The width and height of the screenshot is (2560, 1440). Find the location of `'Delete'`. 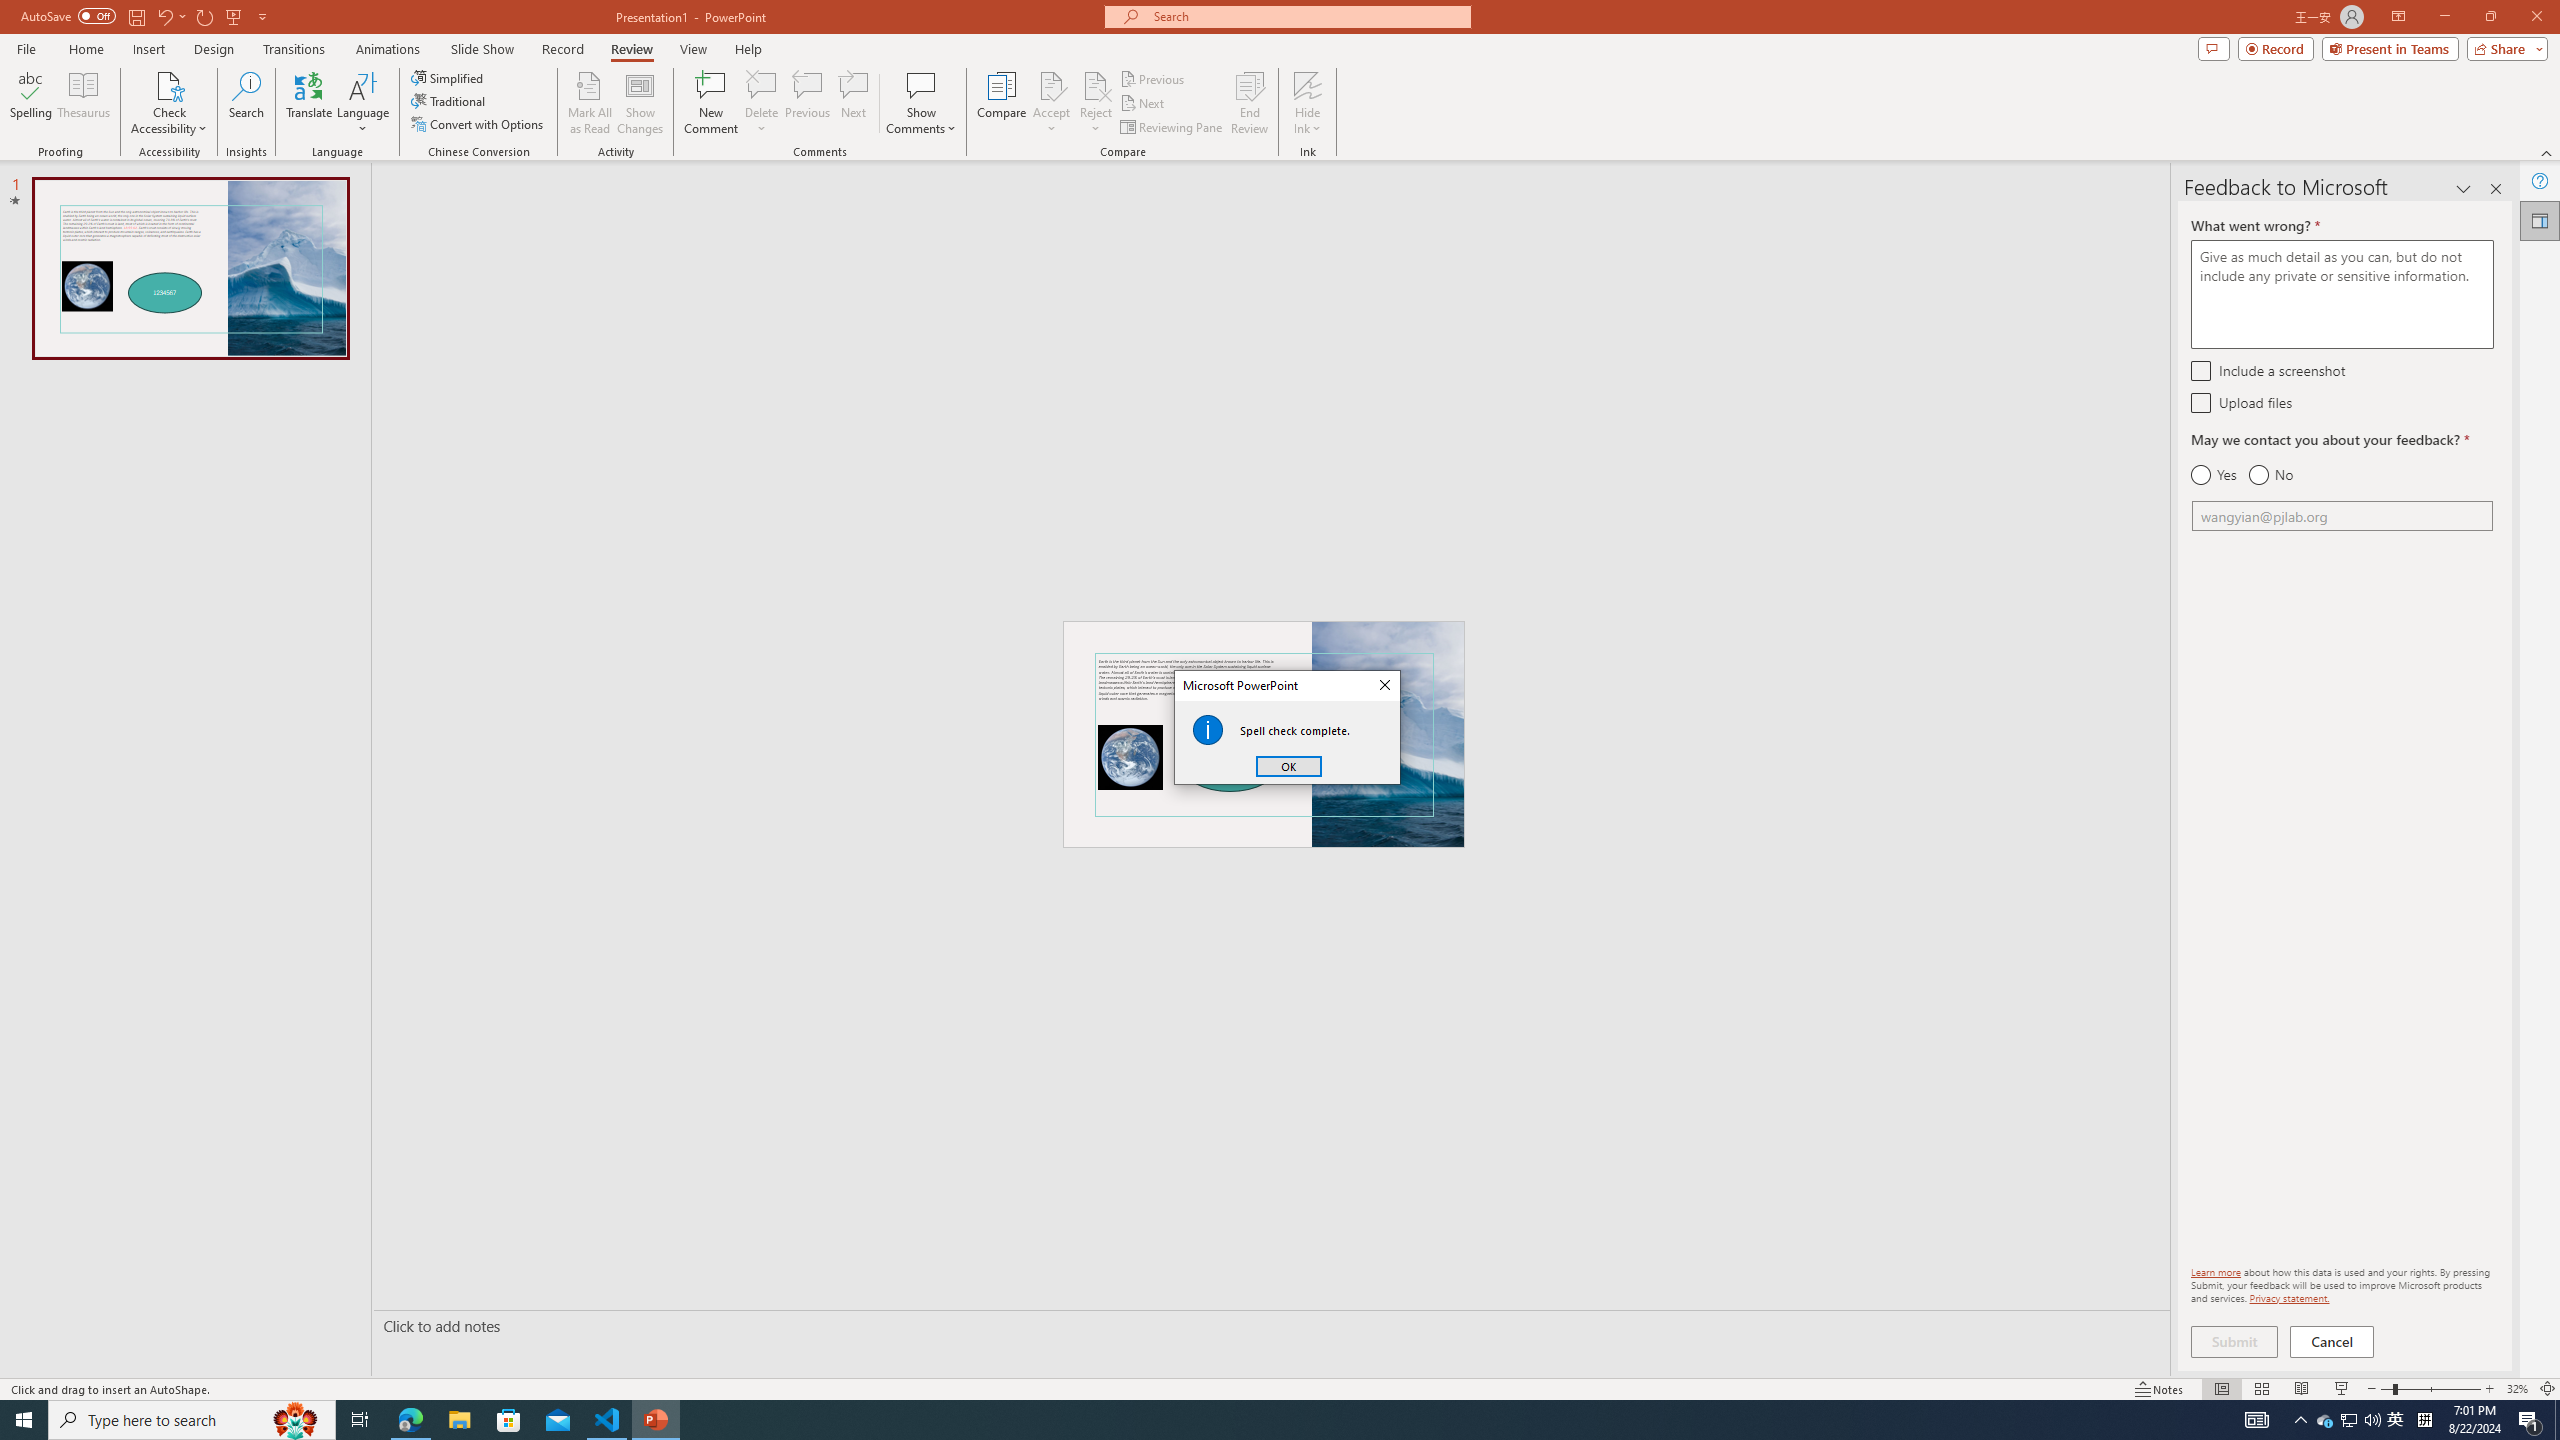

'Delete' is located at coordinates (761, 84).